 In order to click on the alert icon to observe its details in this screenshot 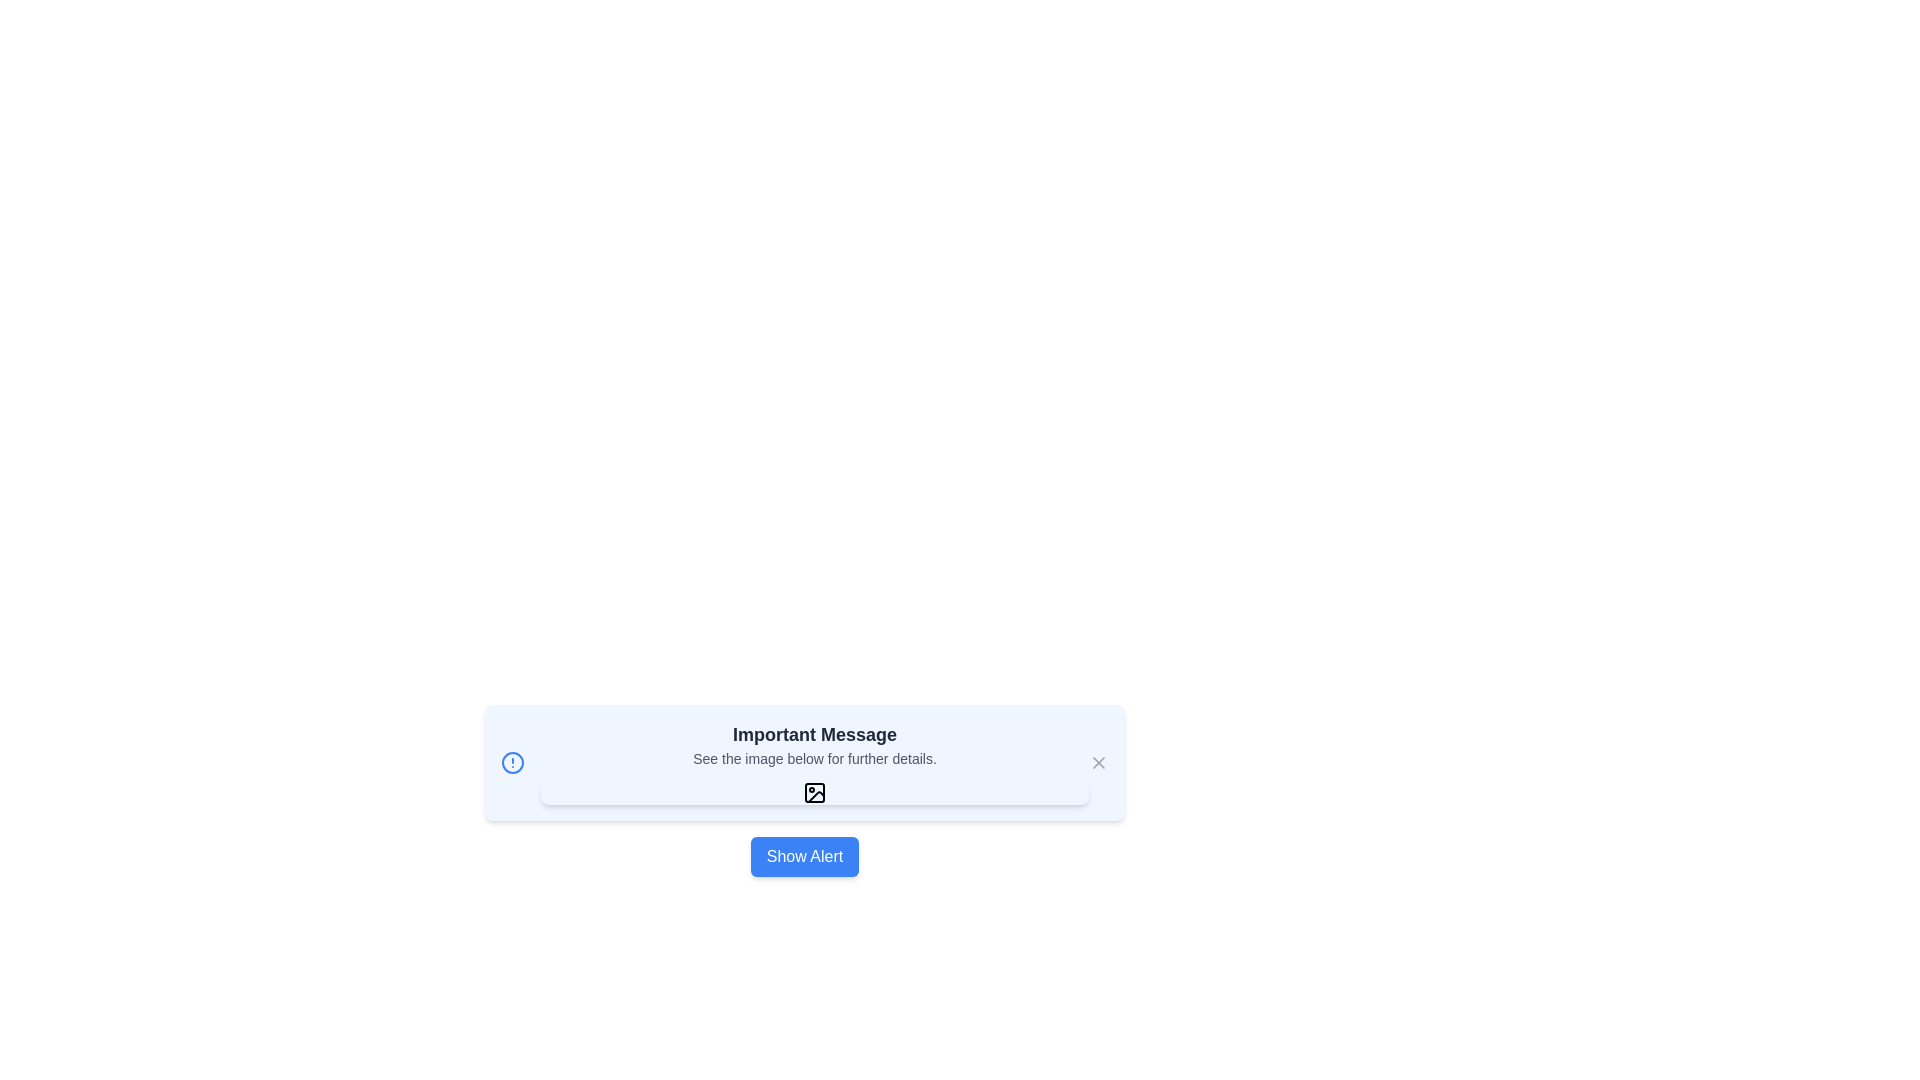, I will do `click(513, 763)`.